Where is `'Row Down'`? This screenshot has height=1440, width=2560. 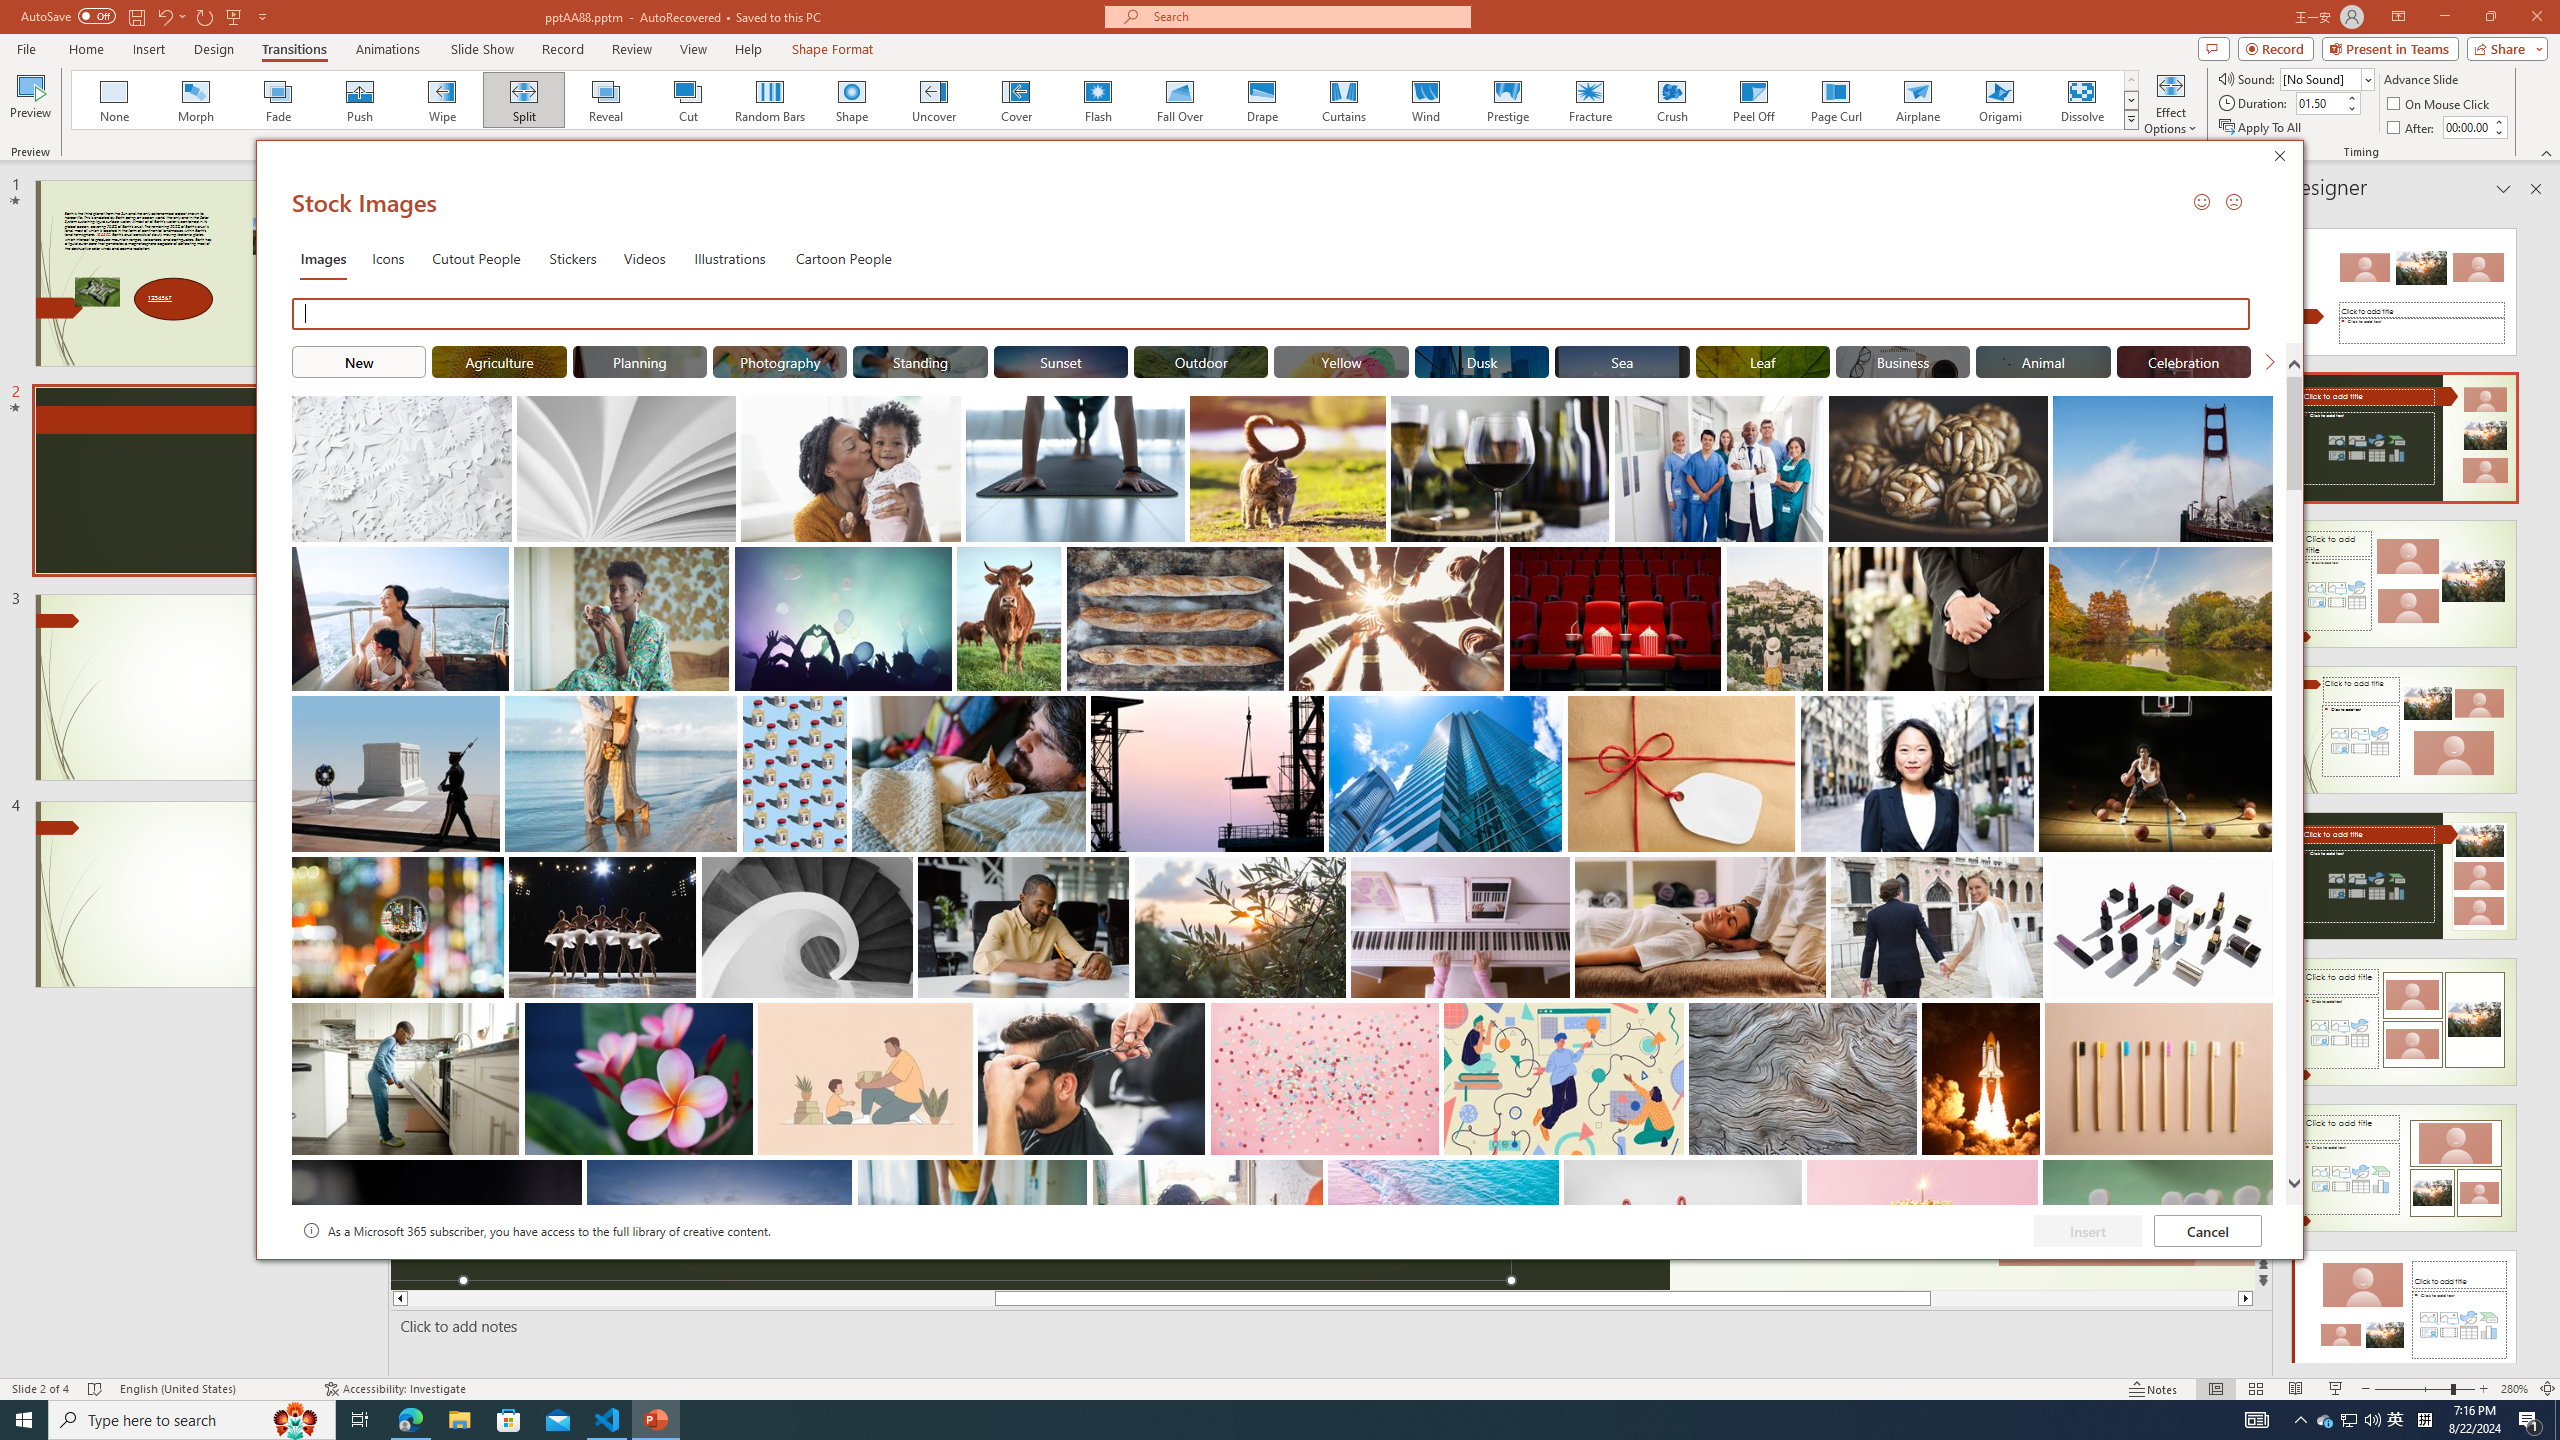 'Row Down' is located at coordinates (2131, 99).